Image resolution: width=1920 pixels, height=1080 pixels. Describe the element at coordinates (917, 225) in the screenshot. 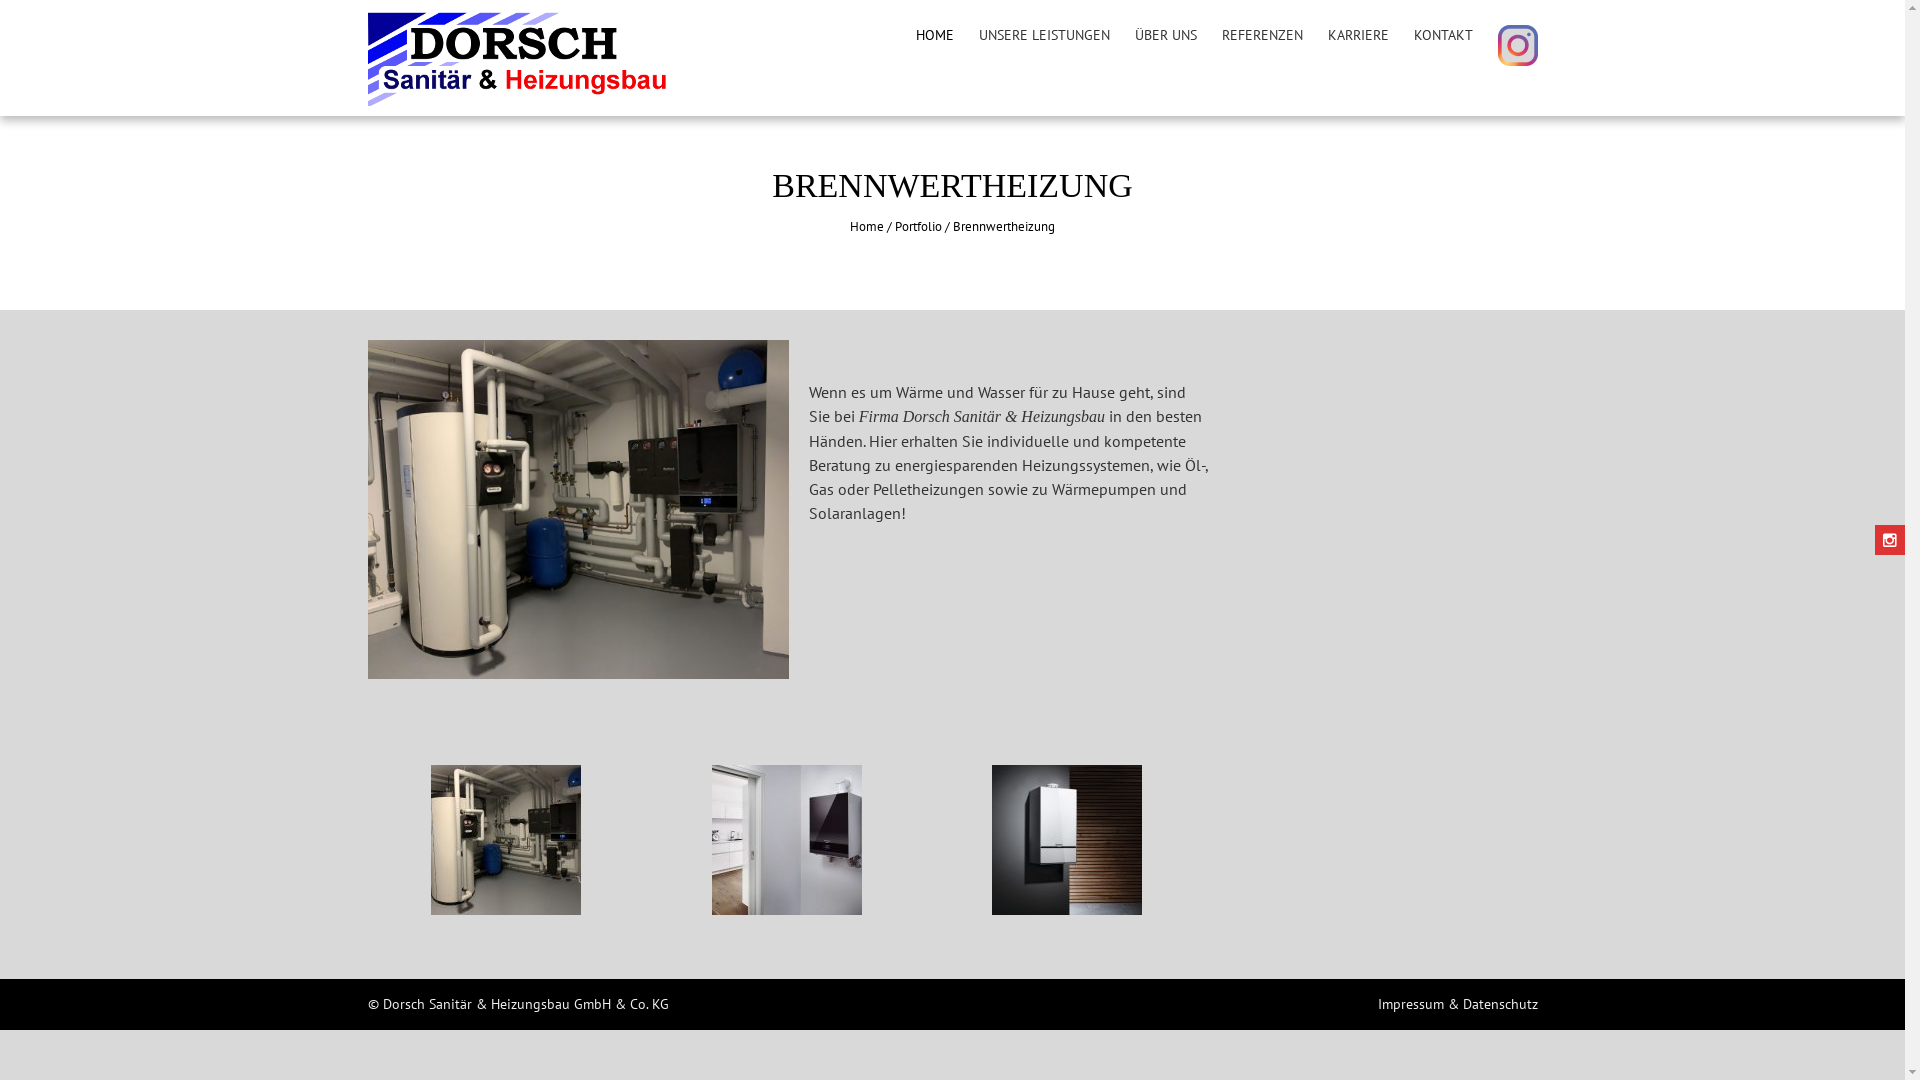

I see `'Portfolio'` at that location.